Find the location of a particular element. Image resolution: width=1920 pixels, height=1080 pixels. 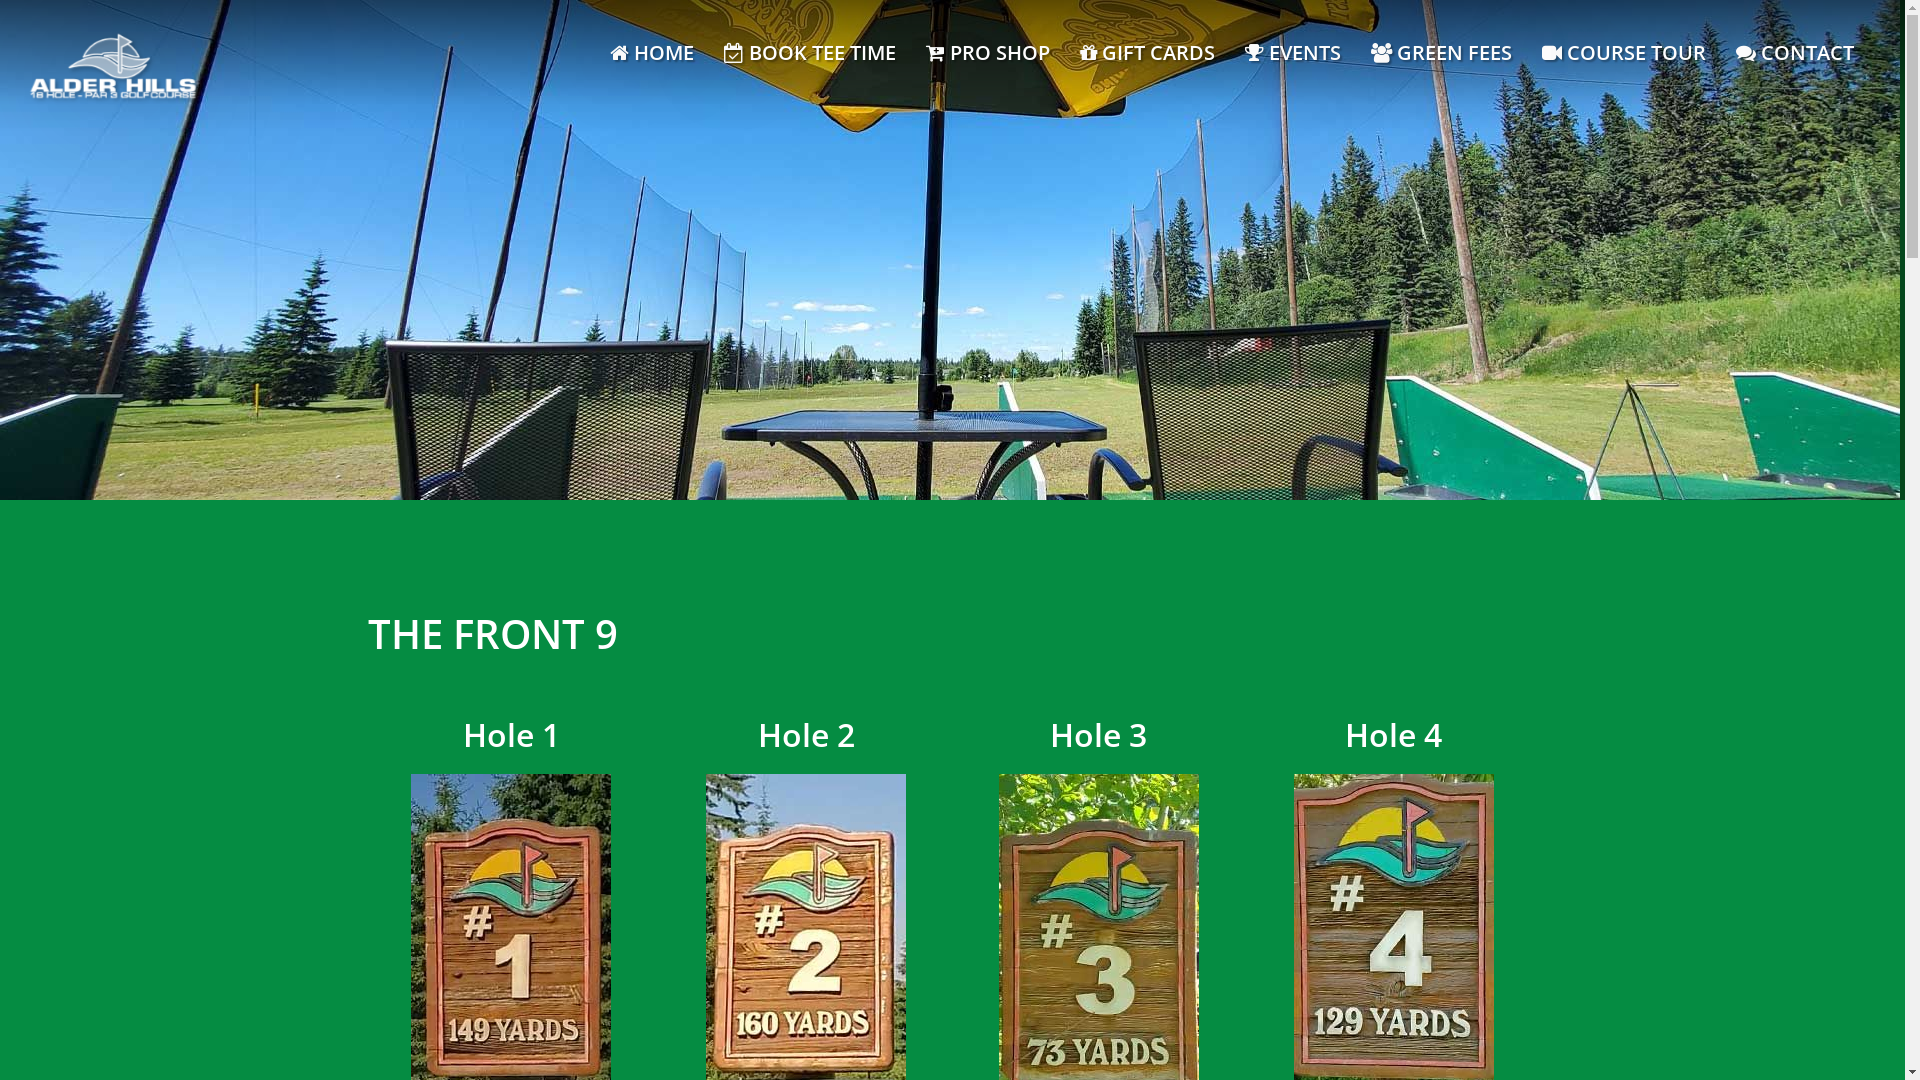

'COURSE TOUR' is located at coordinates (1623, 52).